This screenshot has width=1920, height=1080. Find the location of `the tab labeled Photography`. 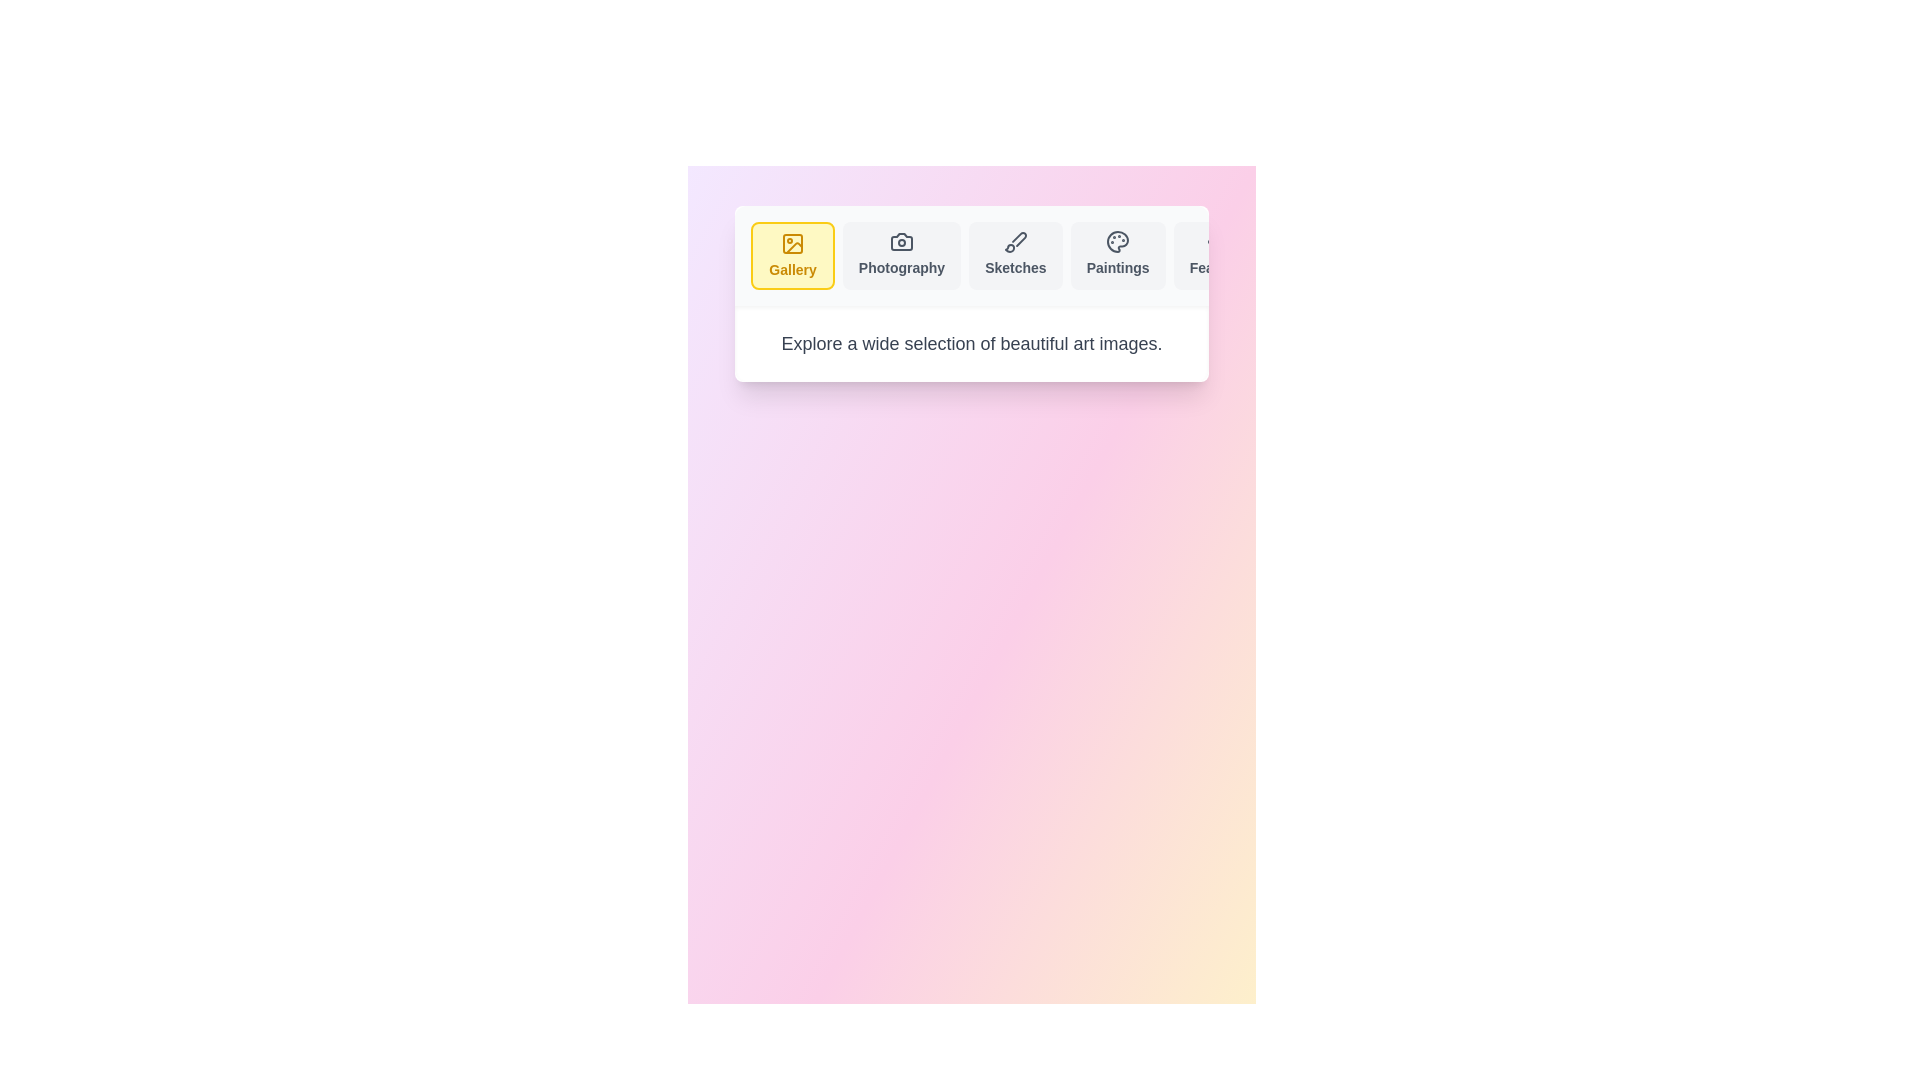

the tab labeled Photography is located at coordinates (901, 254).